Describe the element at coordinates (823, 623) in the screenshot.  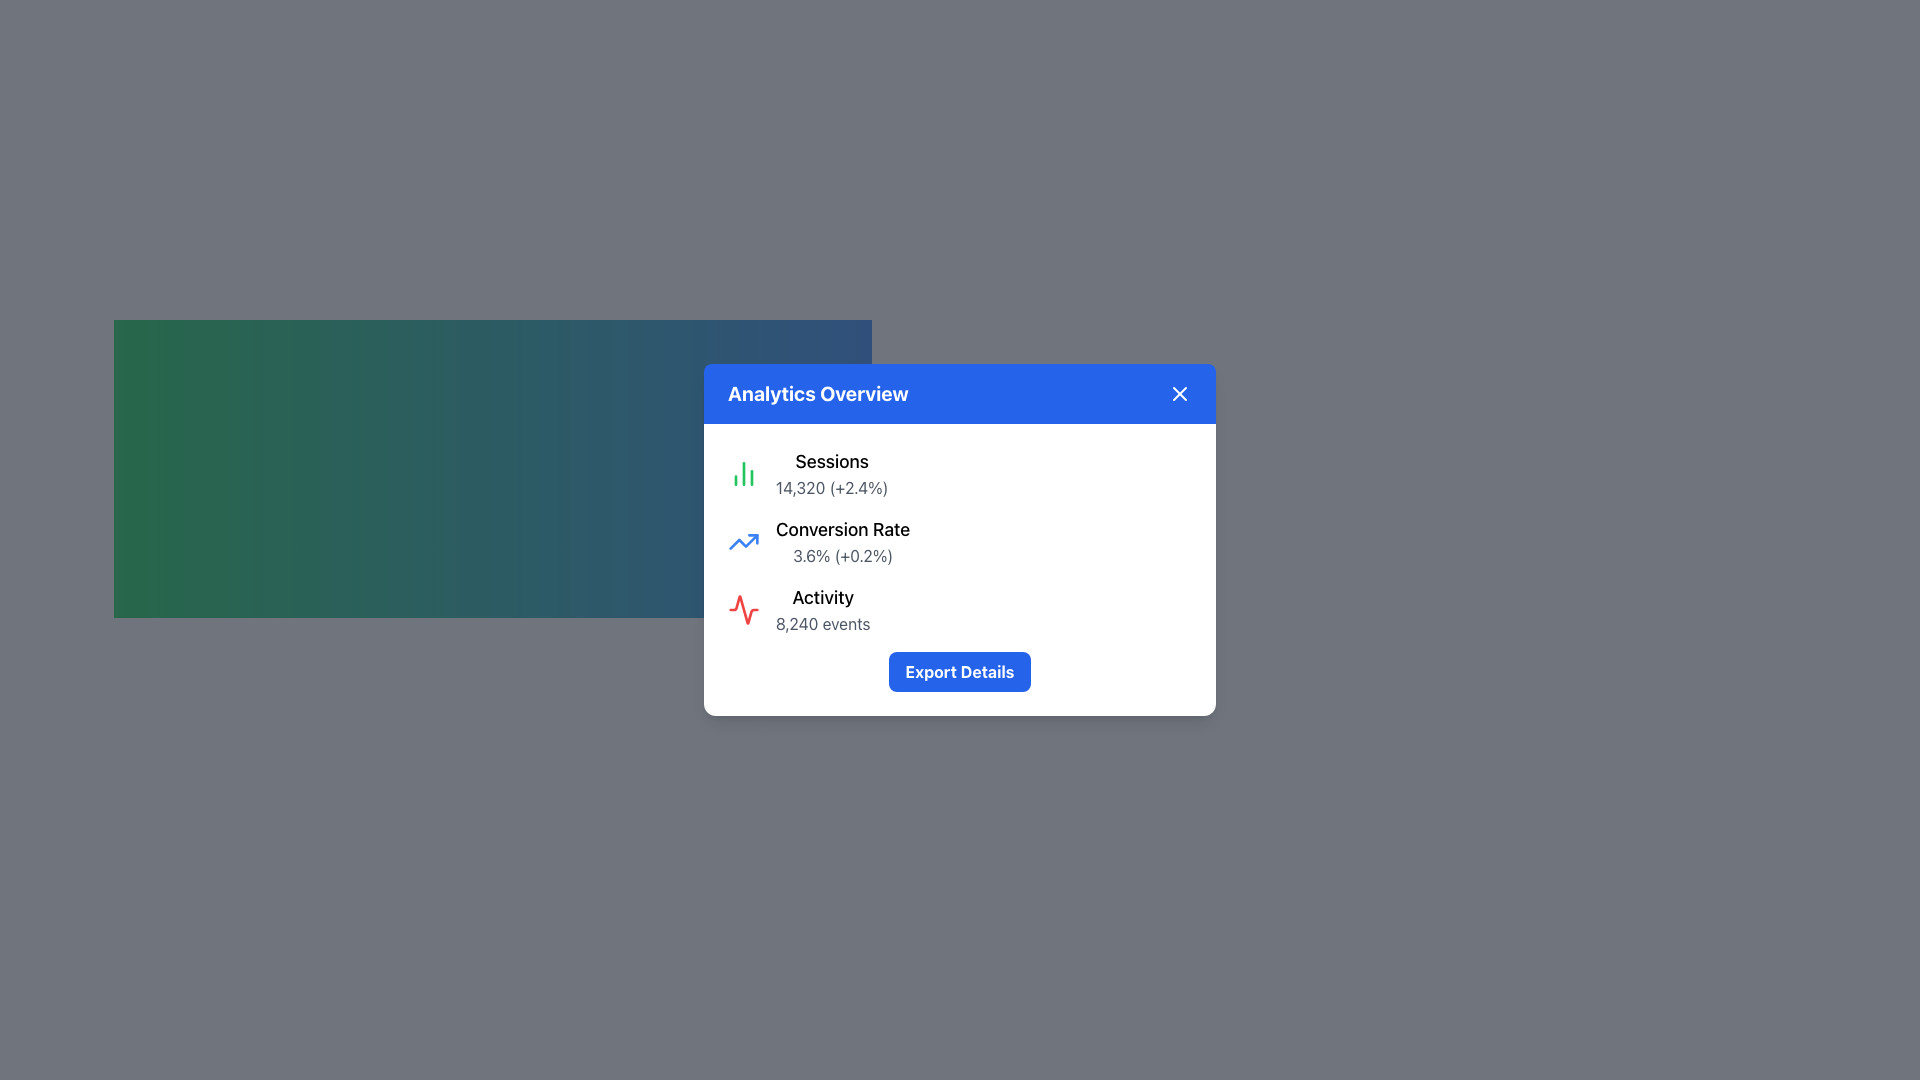
I see `the static text element that provides the summary statistic of events in the 'Activity' section, located under the 'Analytics Overview' card following the heading 'Activity'` at that location.